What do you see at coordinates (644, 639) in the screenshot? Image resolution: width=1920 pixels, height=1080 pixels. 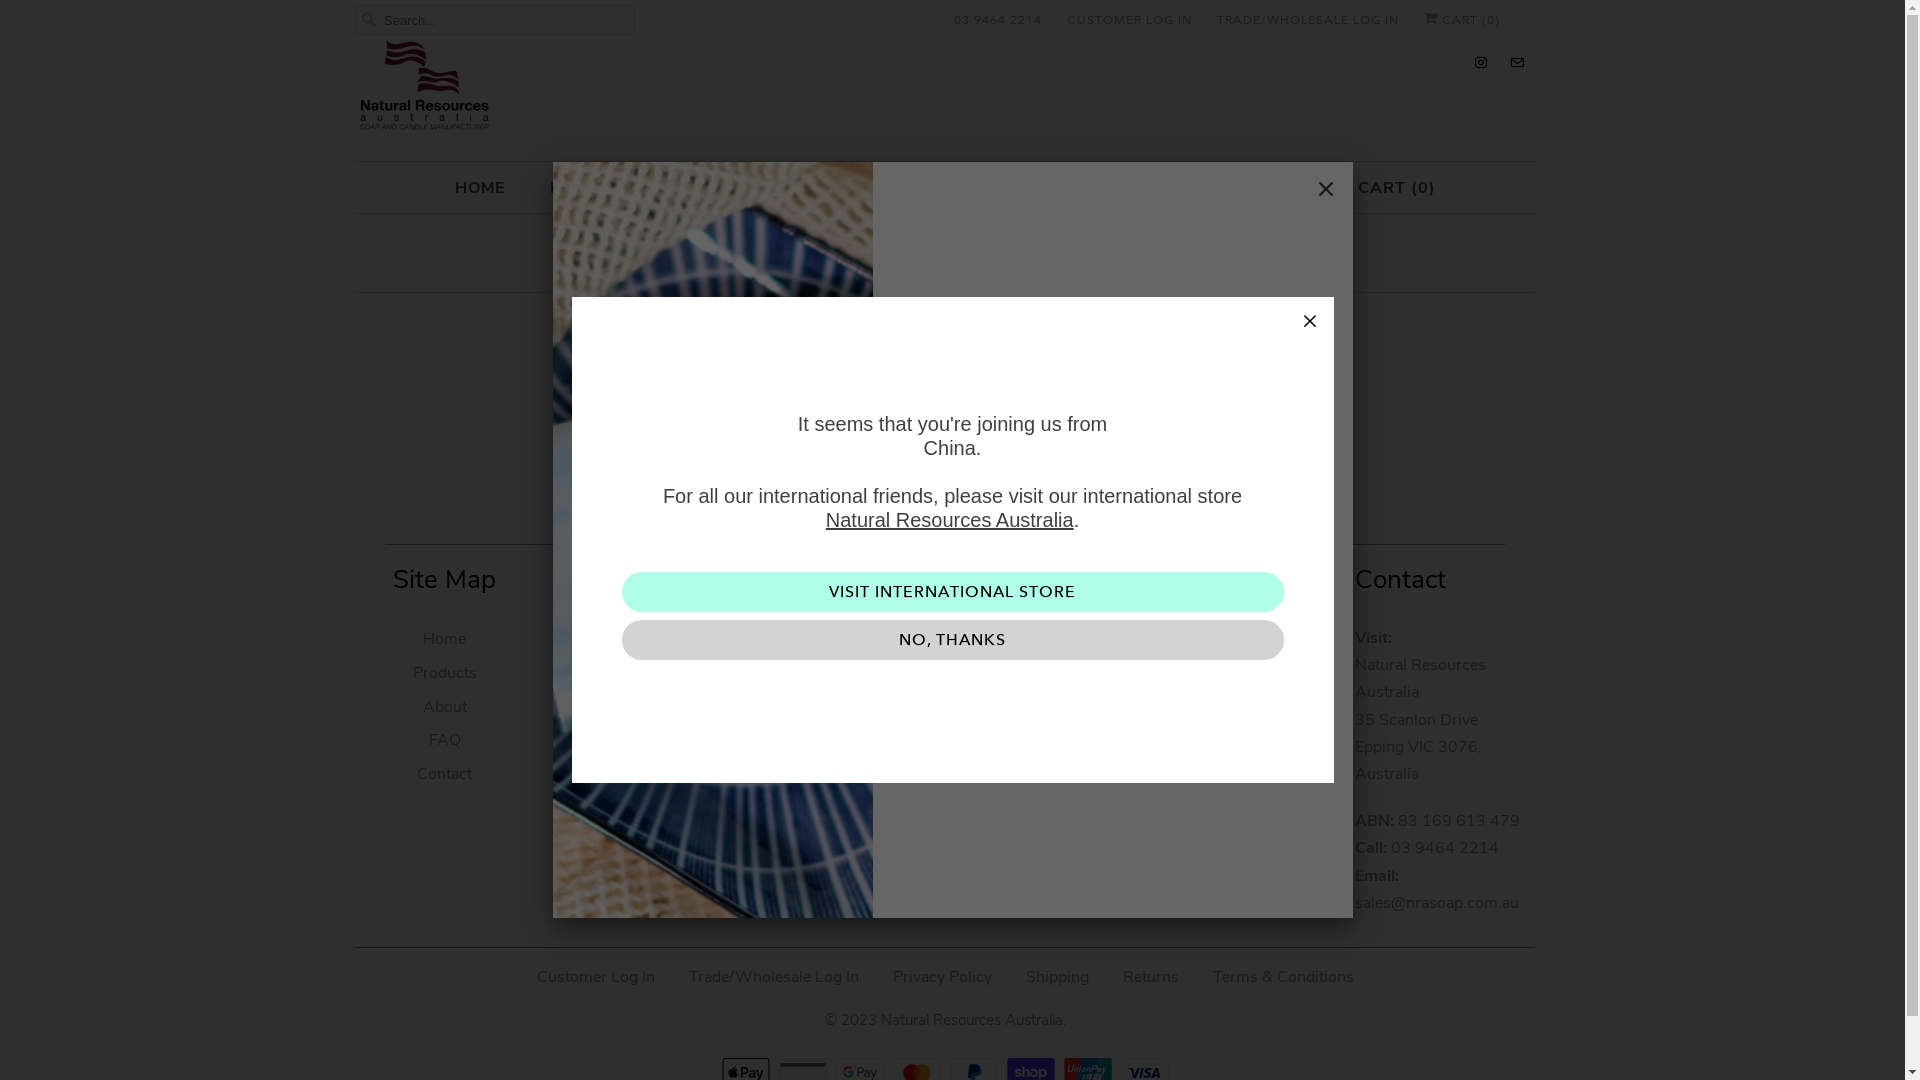 I see `'Soaps'` at bounding box center [644, 639].